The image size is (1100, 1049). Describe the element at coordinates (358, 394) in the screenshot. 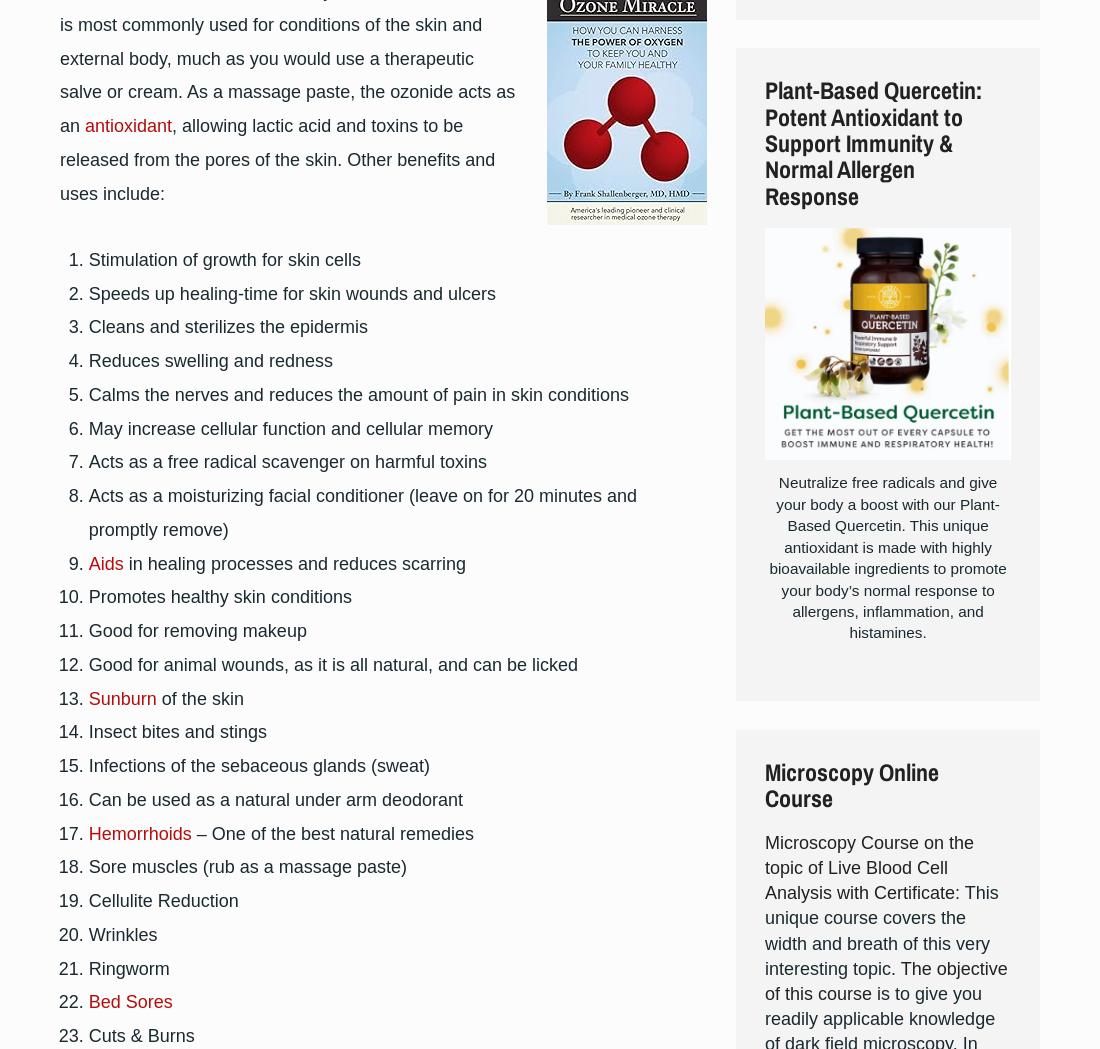

I see `'Calms the nerves and reduces the amount of pain in skin conditions'` at that location.